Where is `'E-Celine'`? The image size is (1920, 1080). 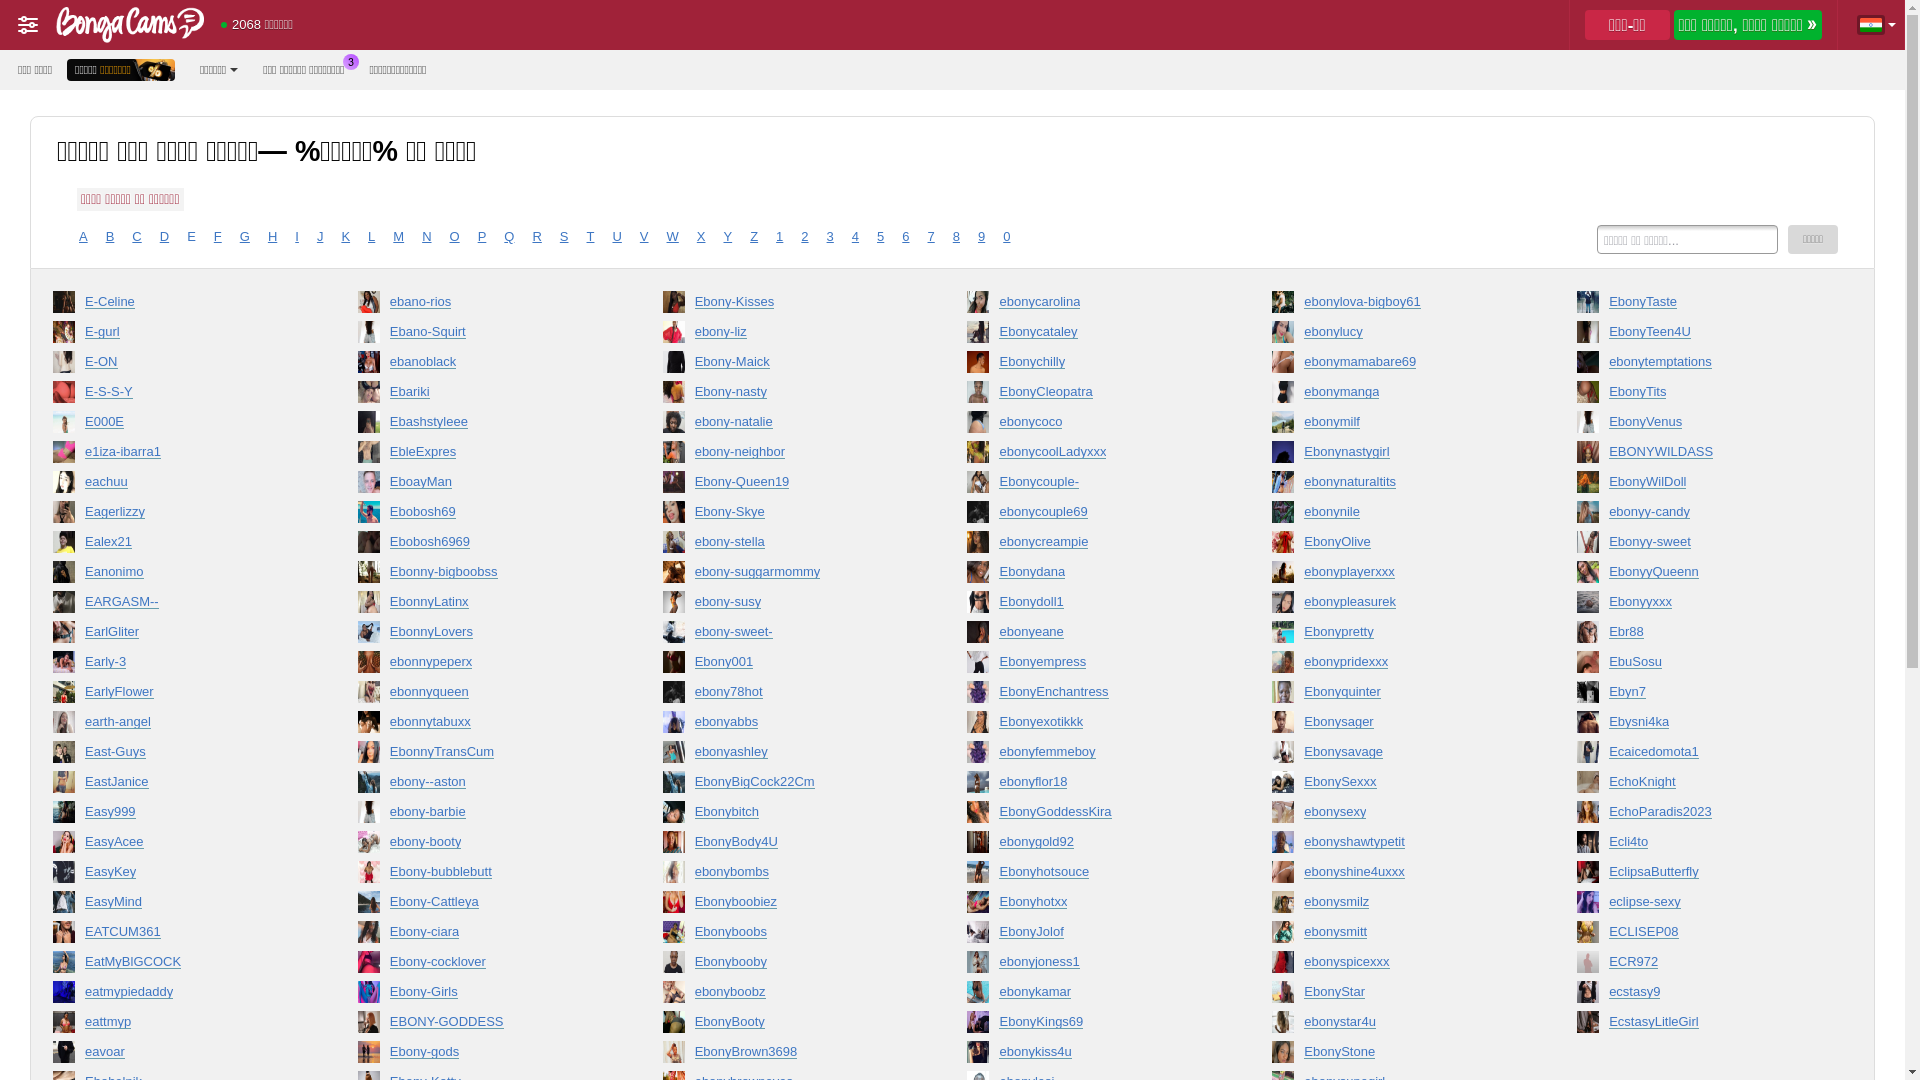
'E-Celine' is located at coordinates (177, 305).